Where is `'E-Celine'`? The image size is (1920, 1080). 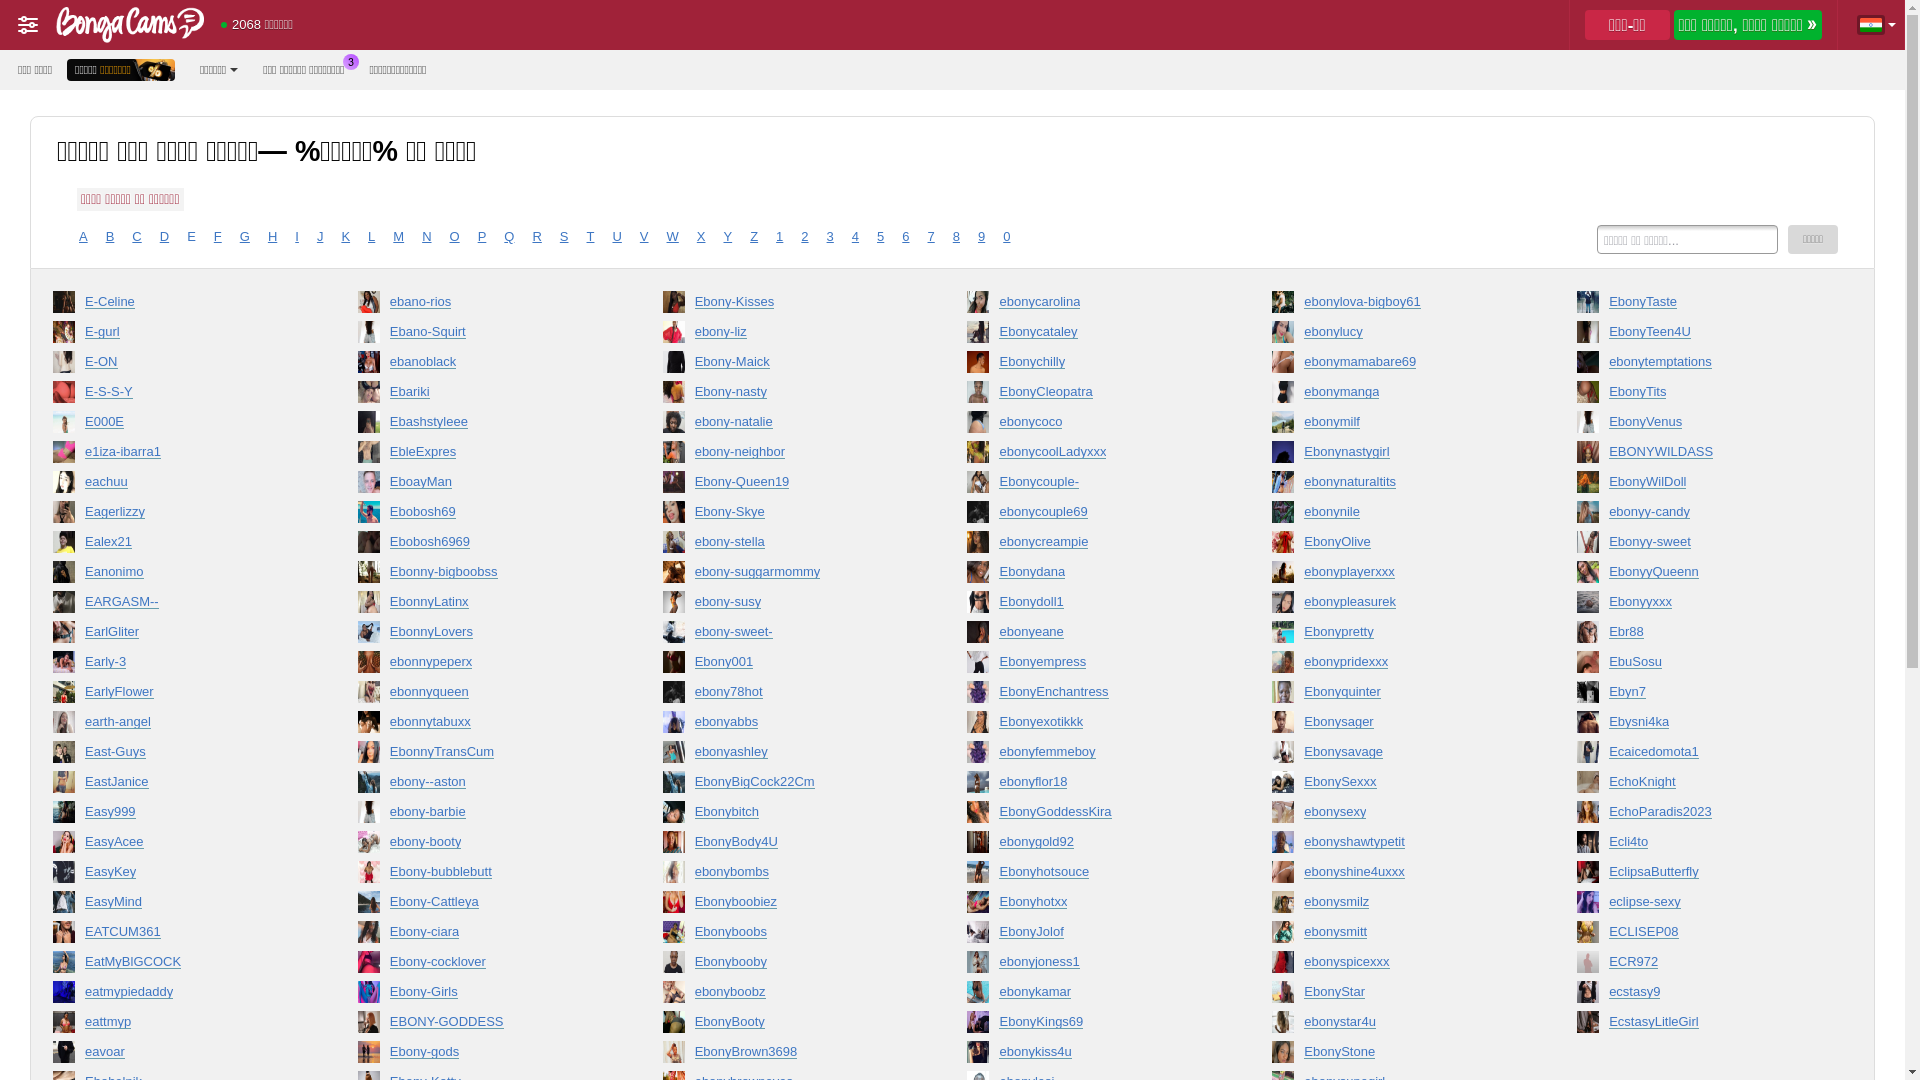
'E-Celine' is located at coordinates (177, 305).